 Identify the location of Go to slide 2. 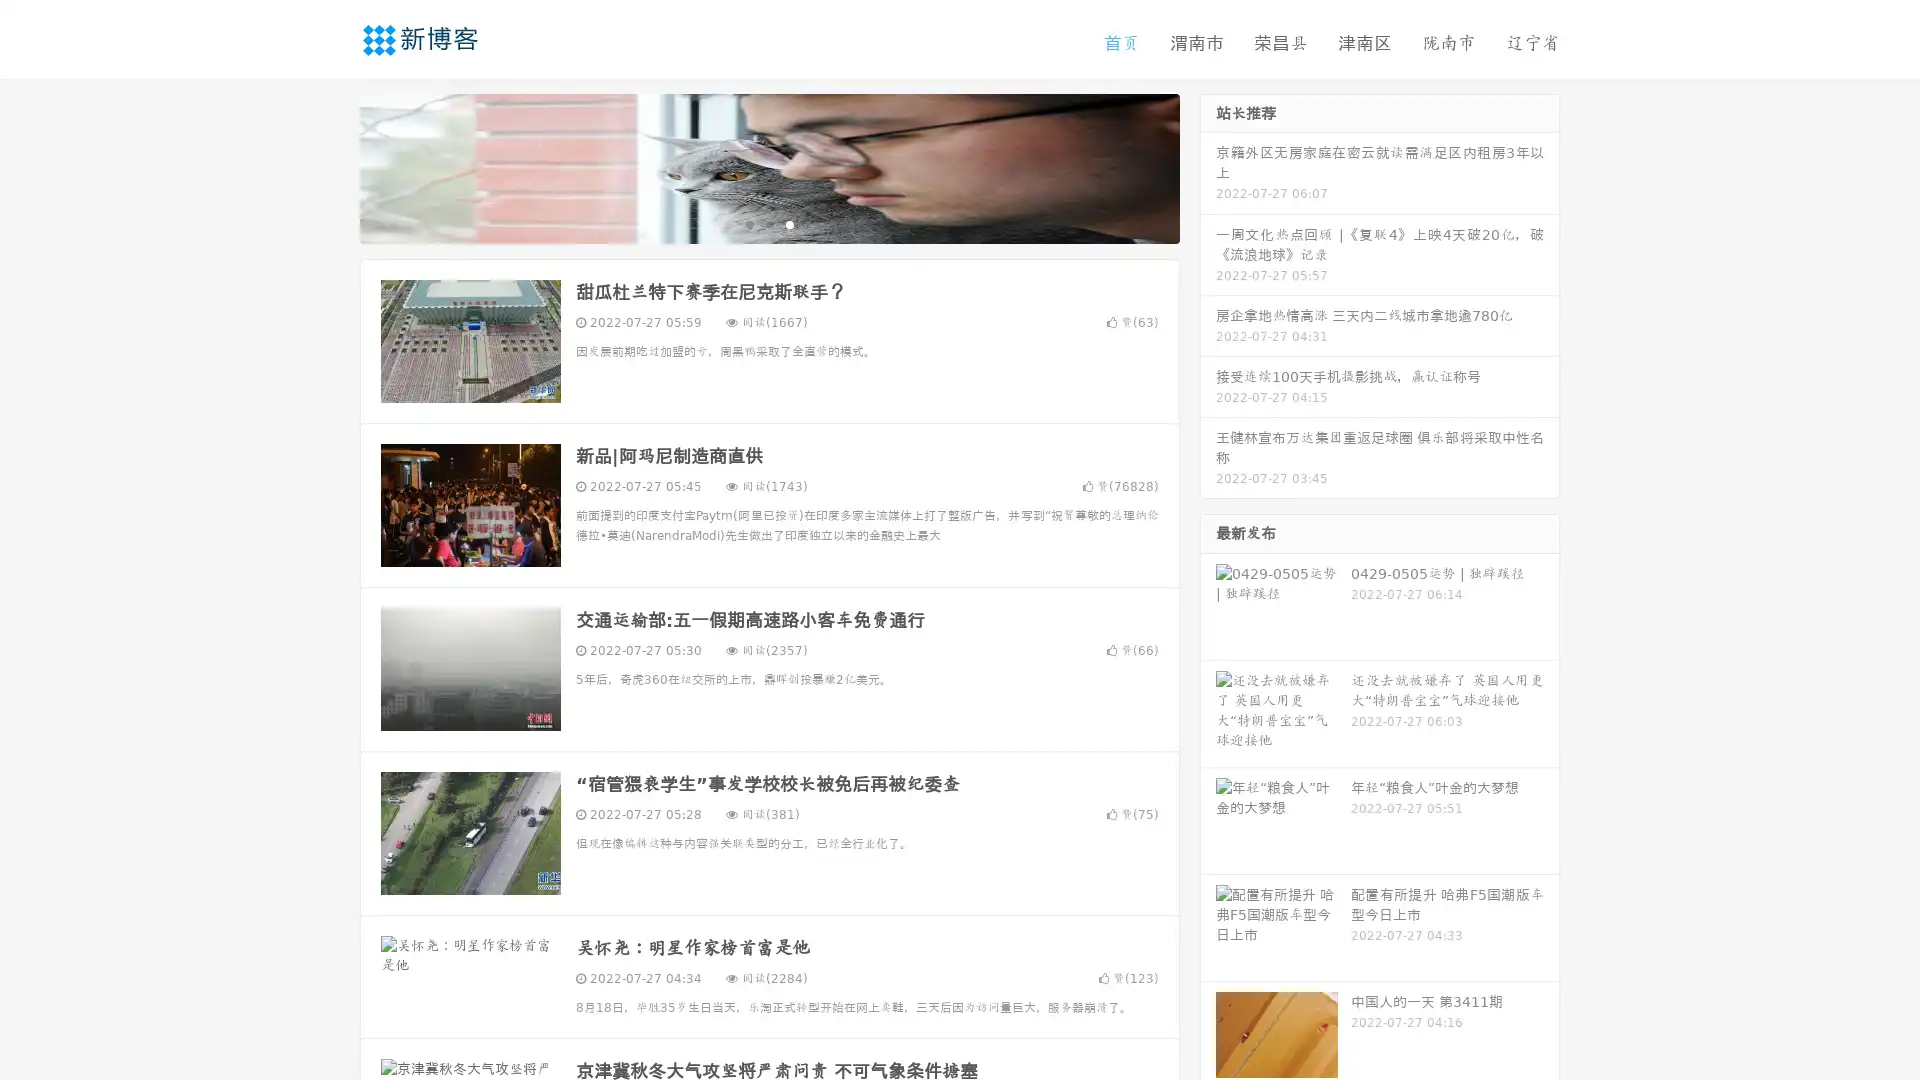
(768, 225).